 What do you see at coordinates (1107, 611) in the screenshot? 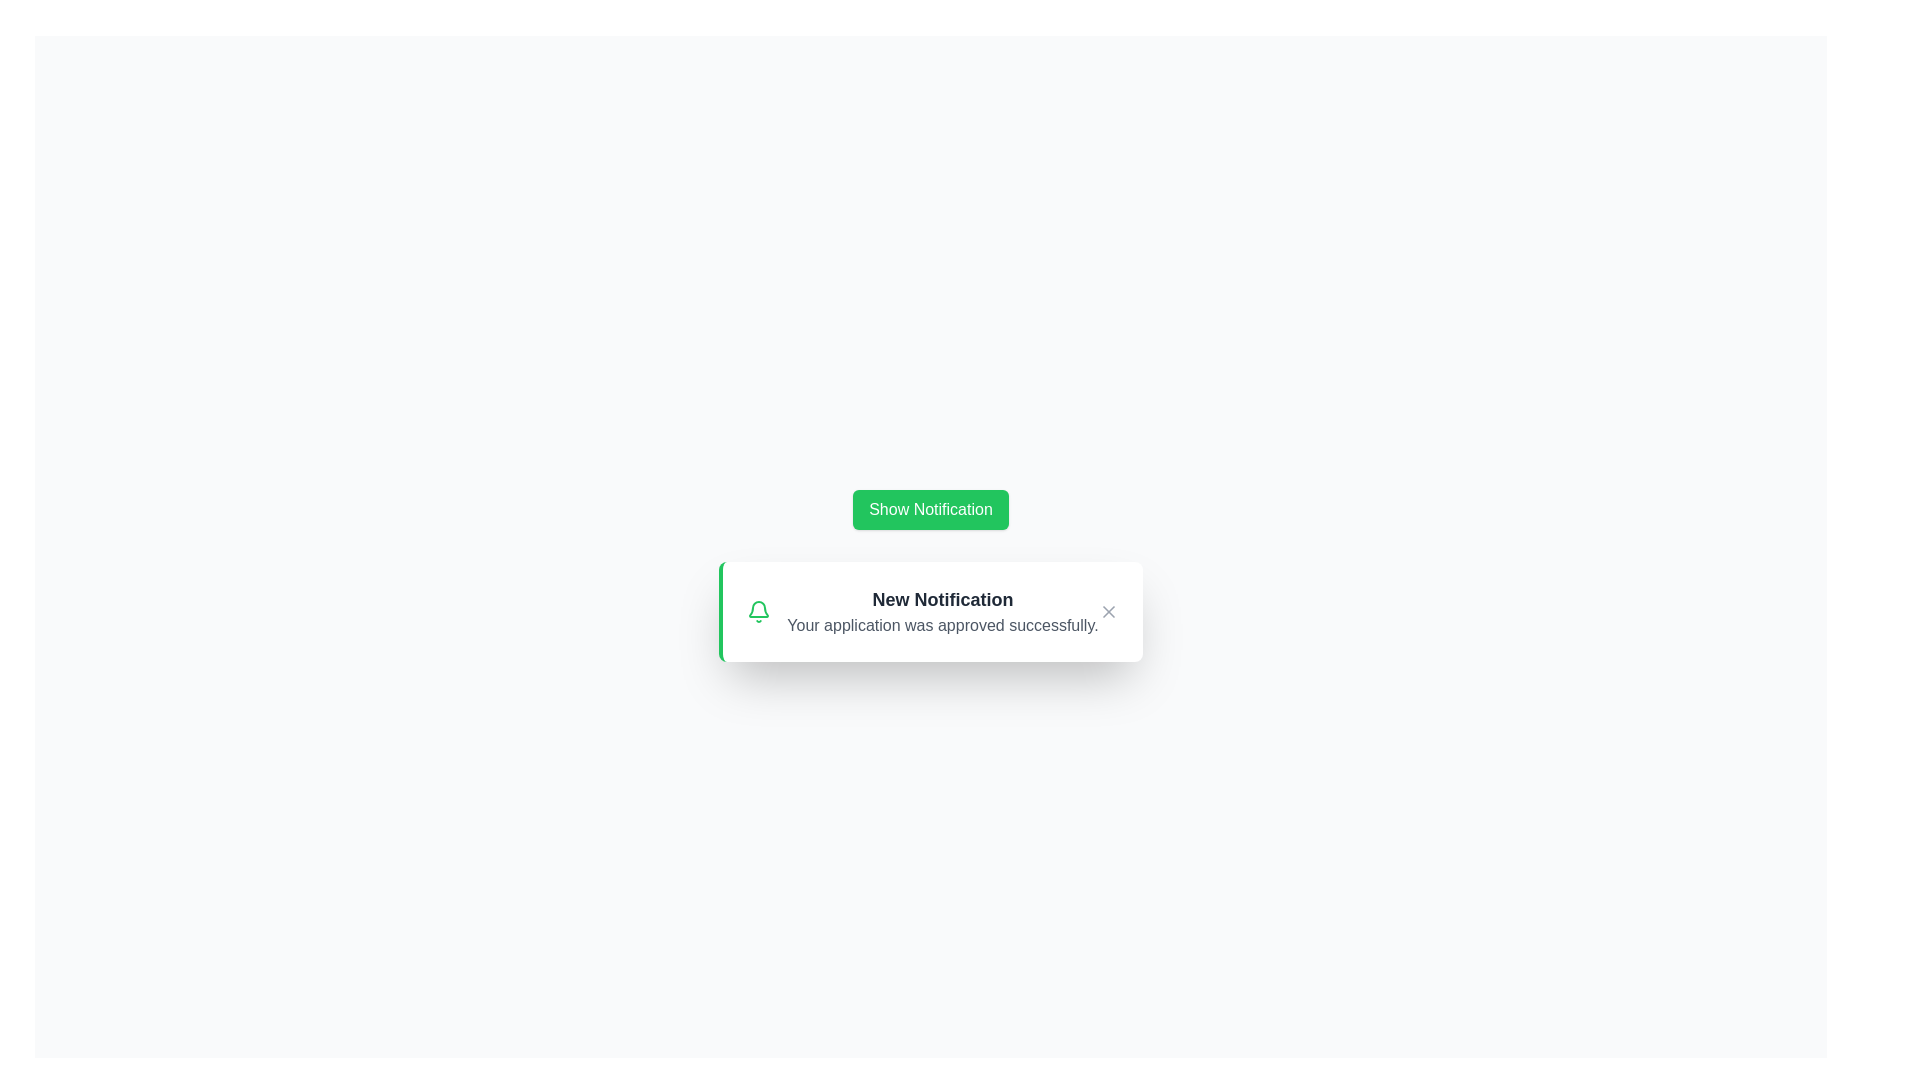
I see `the close icon located at the top-right corner of the notification card` at bounding box center [1107, 611].